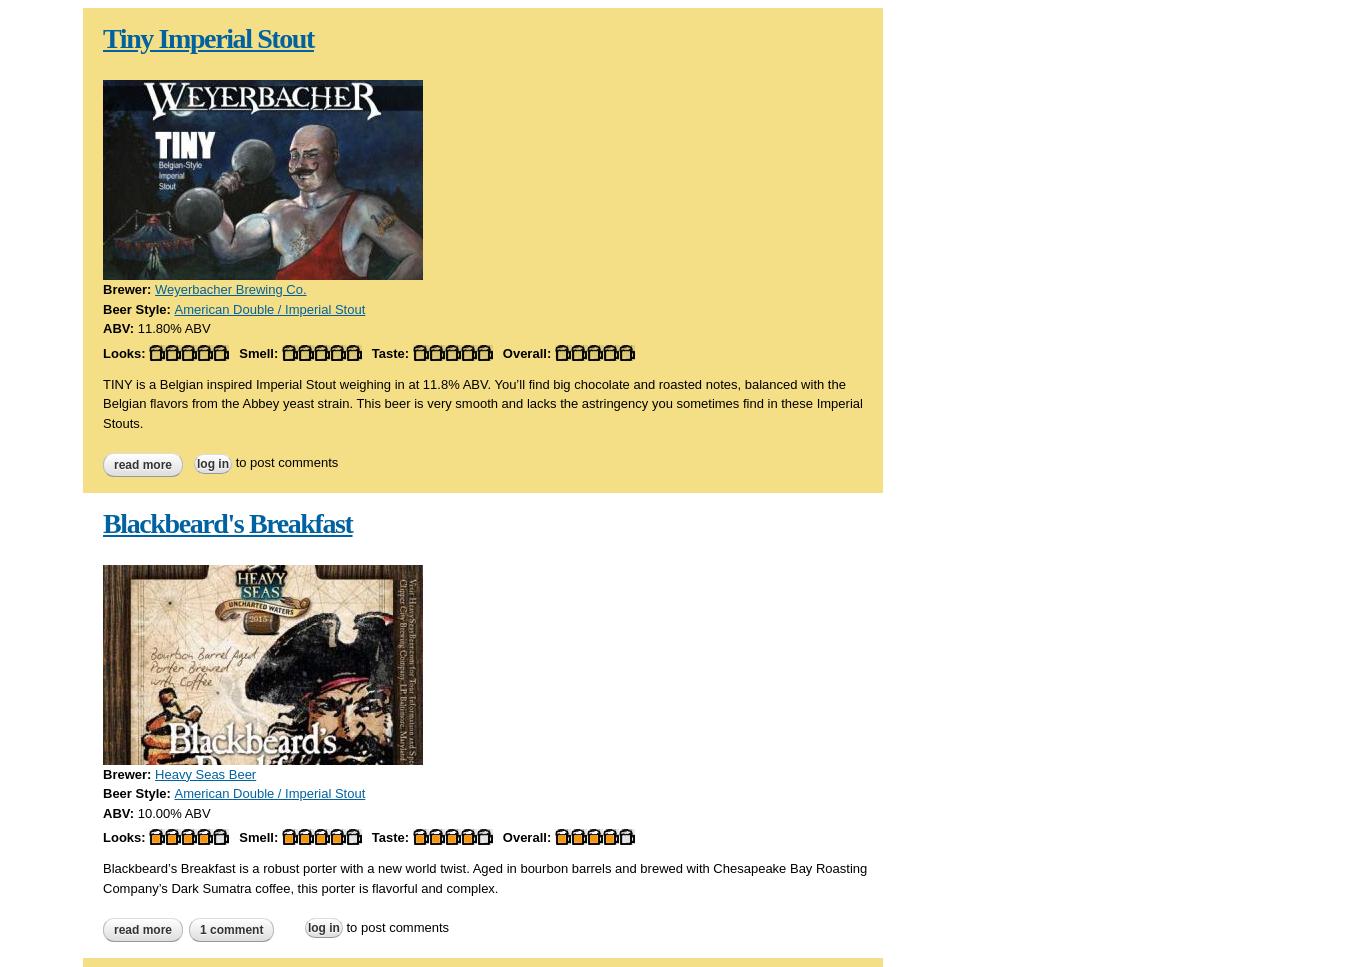  I want to click on 'TINY is a Belgian inspired Imperial Stout weighing in at 11.8% ABV. You’ll find big chocolate and roasted notes, balanced with the Belgian flavors from the Abbey yeast strain. This beer is very smooth and lacks the astringency you sometimes find in these Imperial Stouts.', so click(482, 403).